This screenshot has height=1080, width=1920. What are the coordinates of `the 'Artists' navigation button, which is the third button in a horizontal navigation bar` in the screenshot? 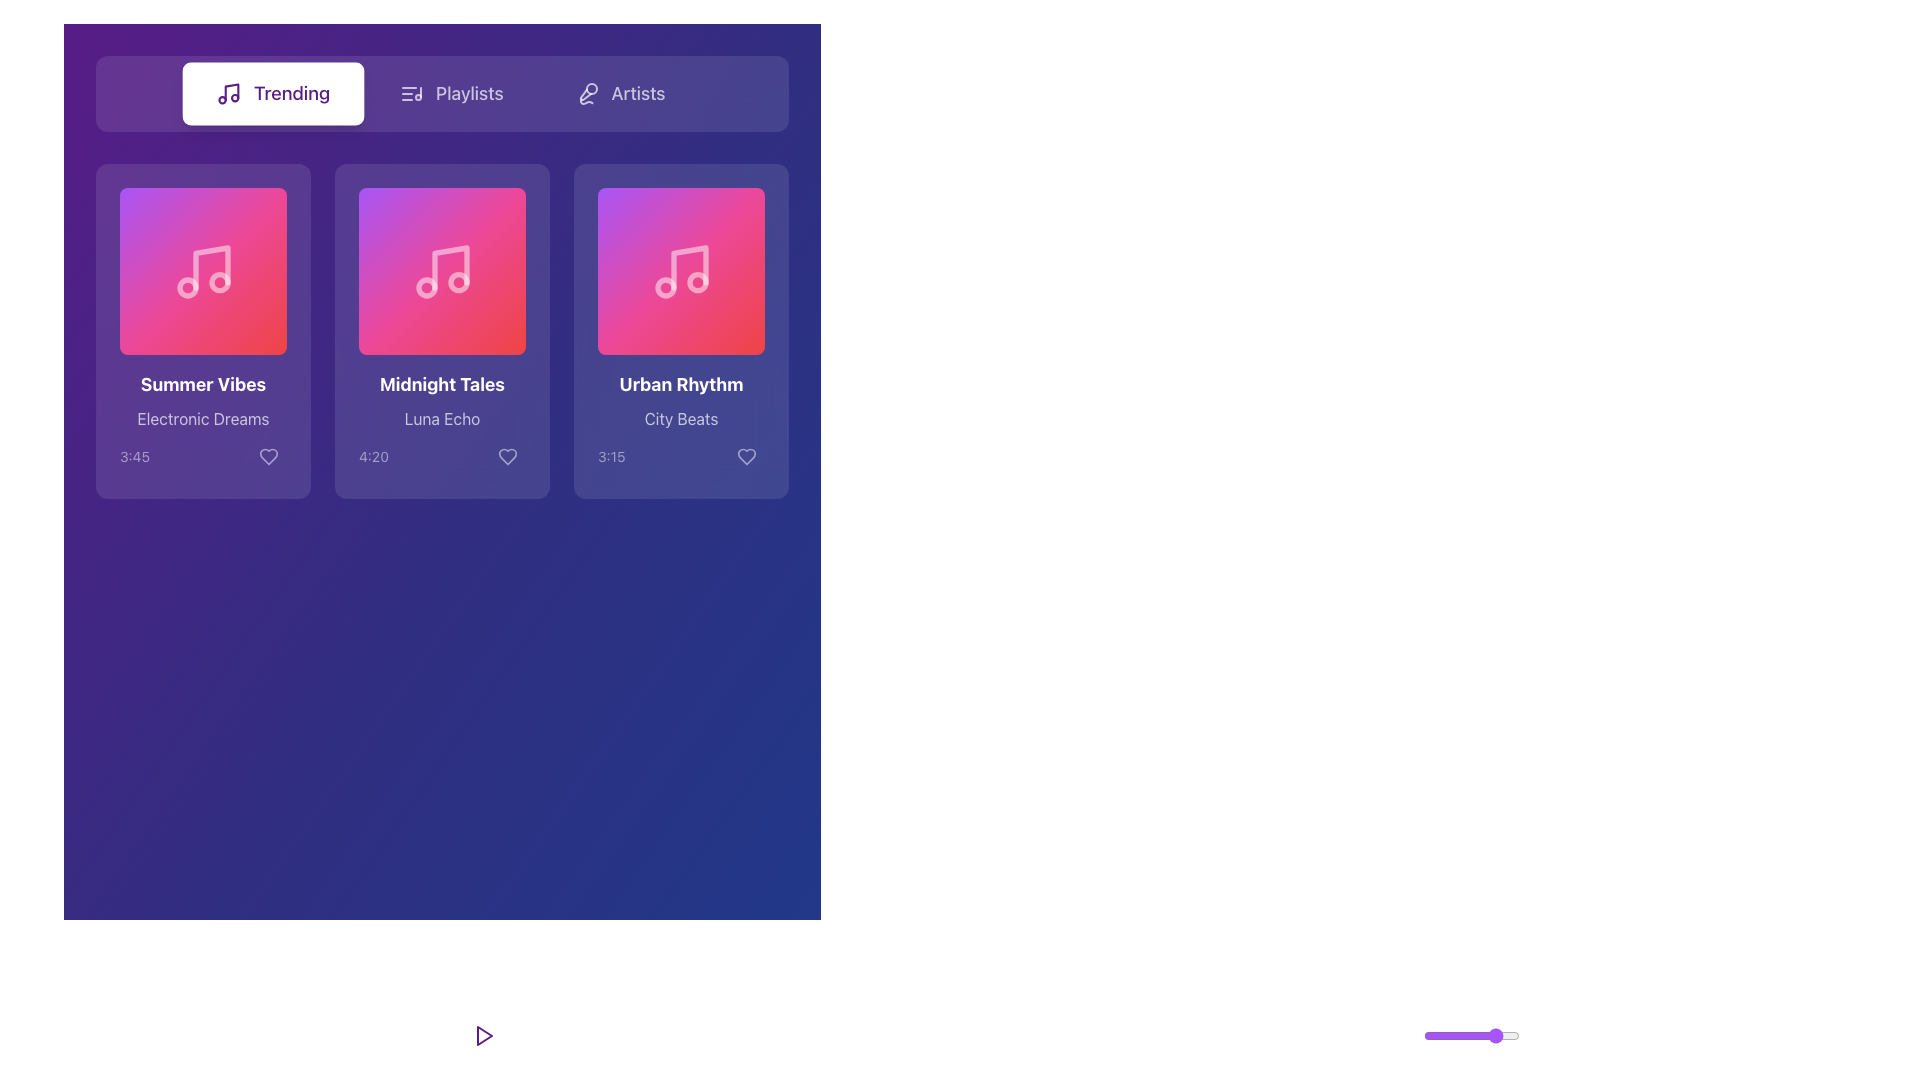 It's located at (619, 93).